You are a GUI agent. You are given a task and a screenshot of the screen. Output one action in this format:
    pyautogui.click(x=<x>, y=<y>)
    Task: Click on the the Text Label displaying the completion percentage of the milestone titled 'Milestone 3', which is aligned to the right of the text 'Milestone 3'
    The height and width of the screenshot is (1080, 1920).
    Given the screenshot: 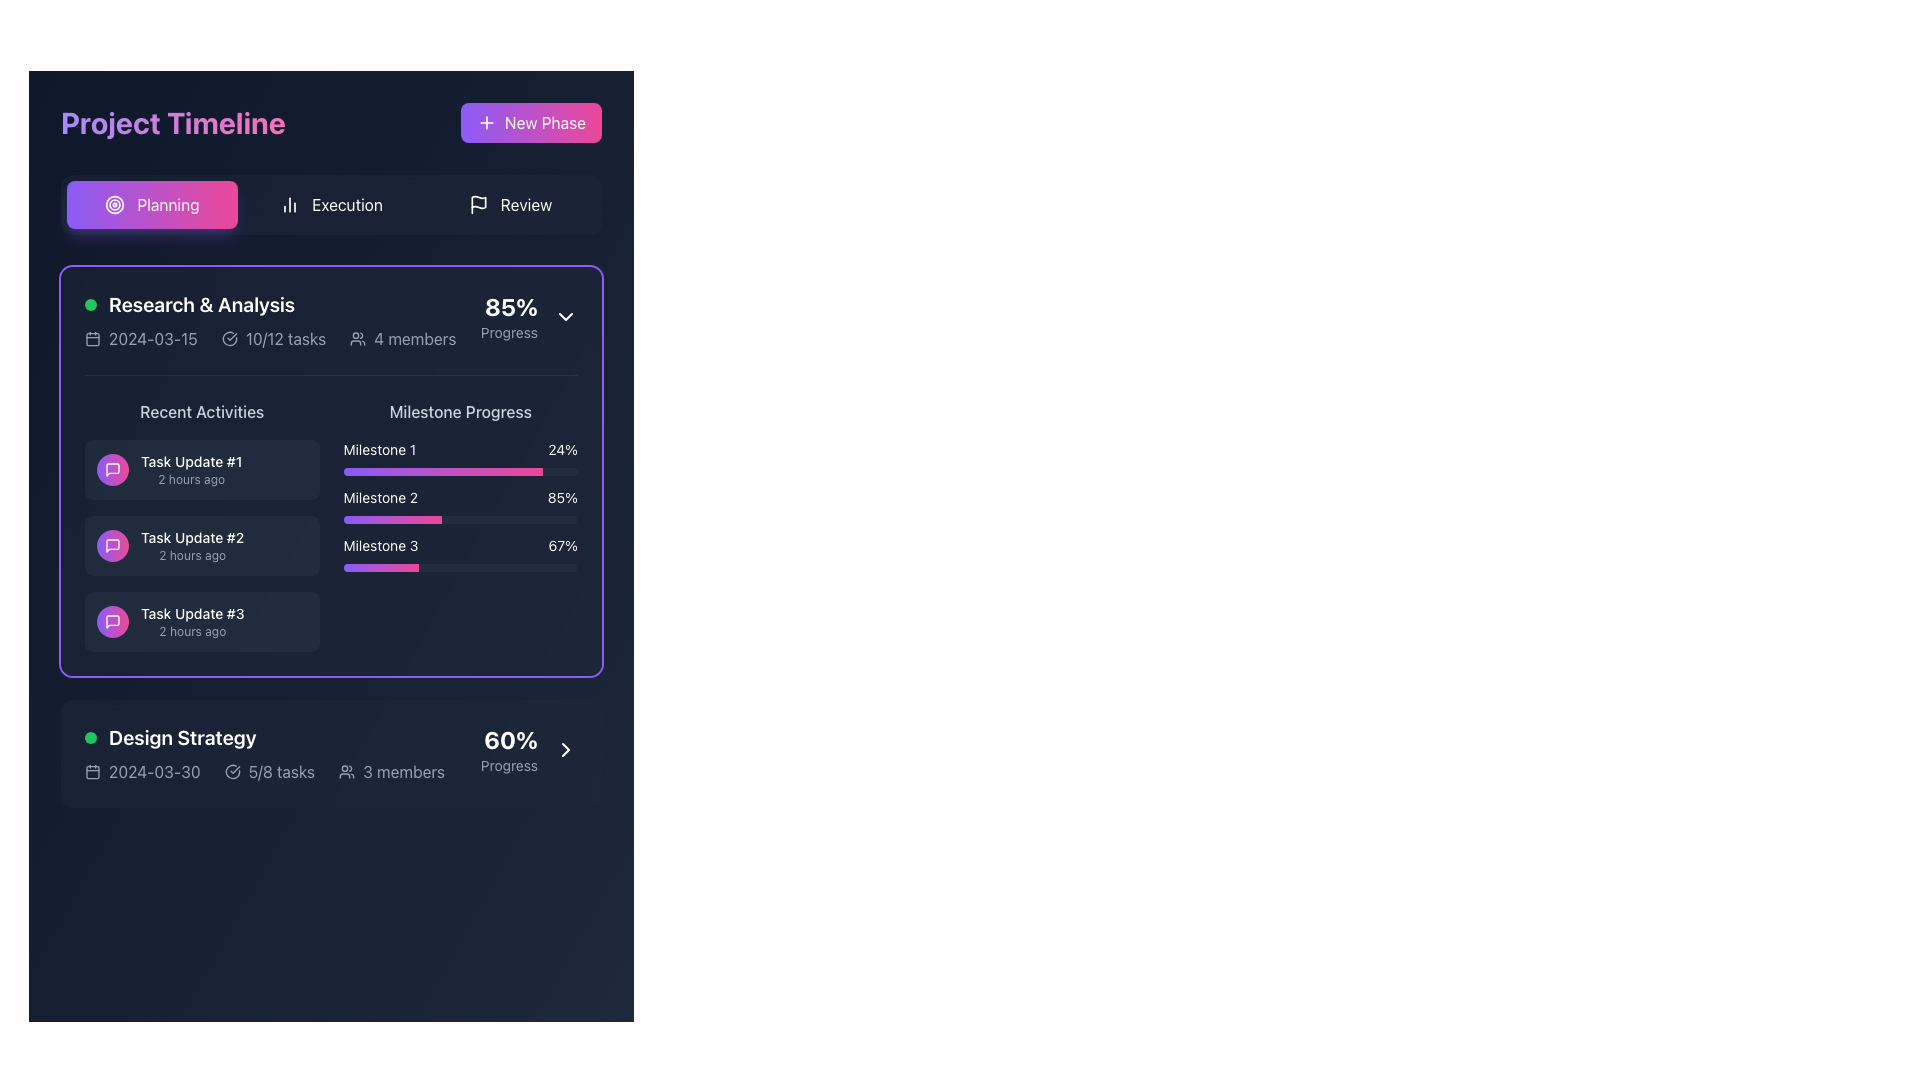 What is the action you would take?
    pyautogui.click(x=562, y=546)
    